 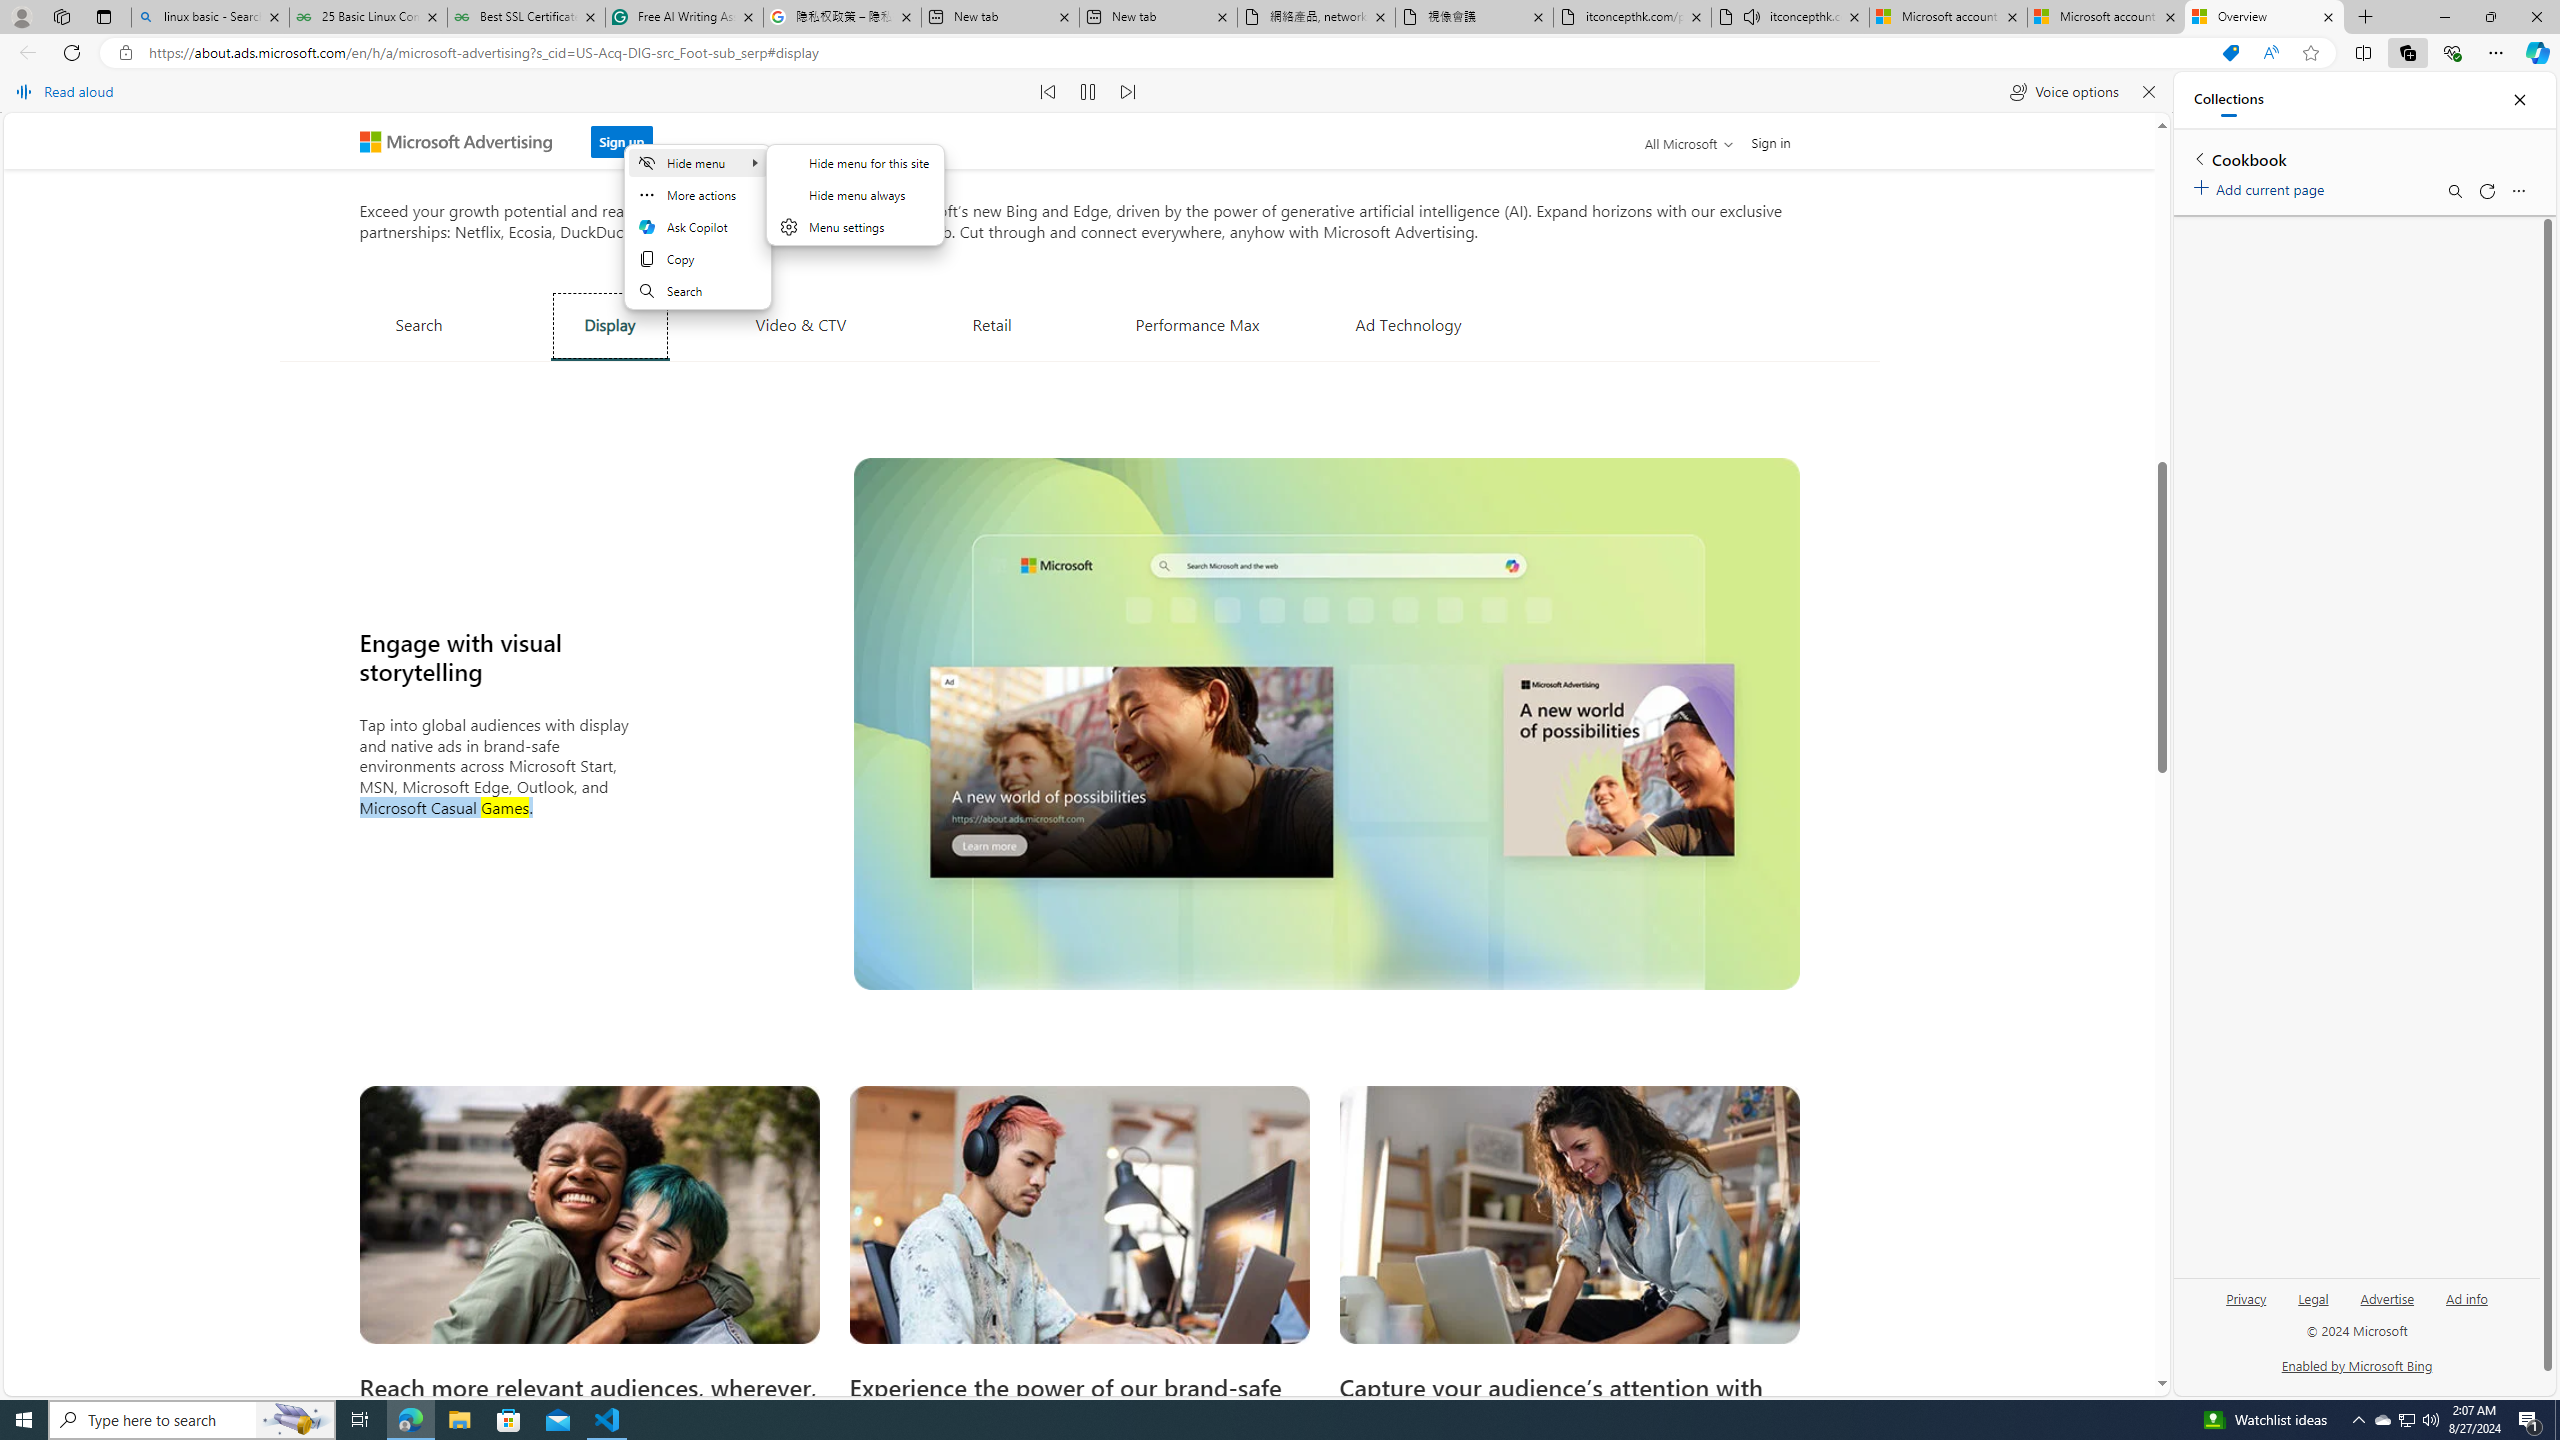 What do you see at coordinates (1752, 15) in the screenshot?
I see `'Mute tab'` at bounding box center [1752, 15].